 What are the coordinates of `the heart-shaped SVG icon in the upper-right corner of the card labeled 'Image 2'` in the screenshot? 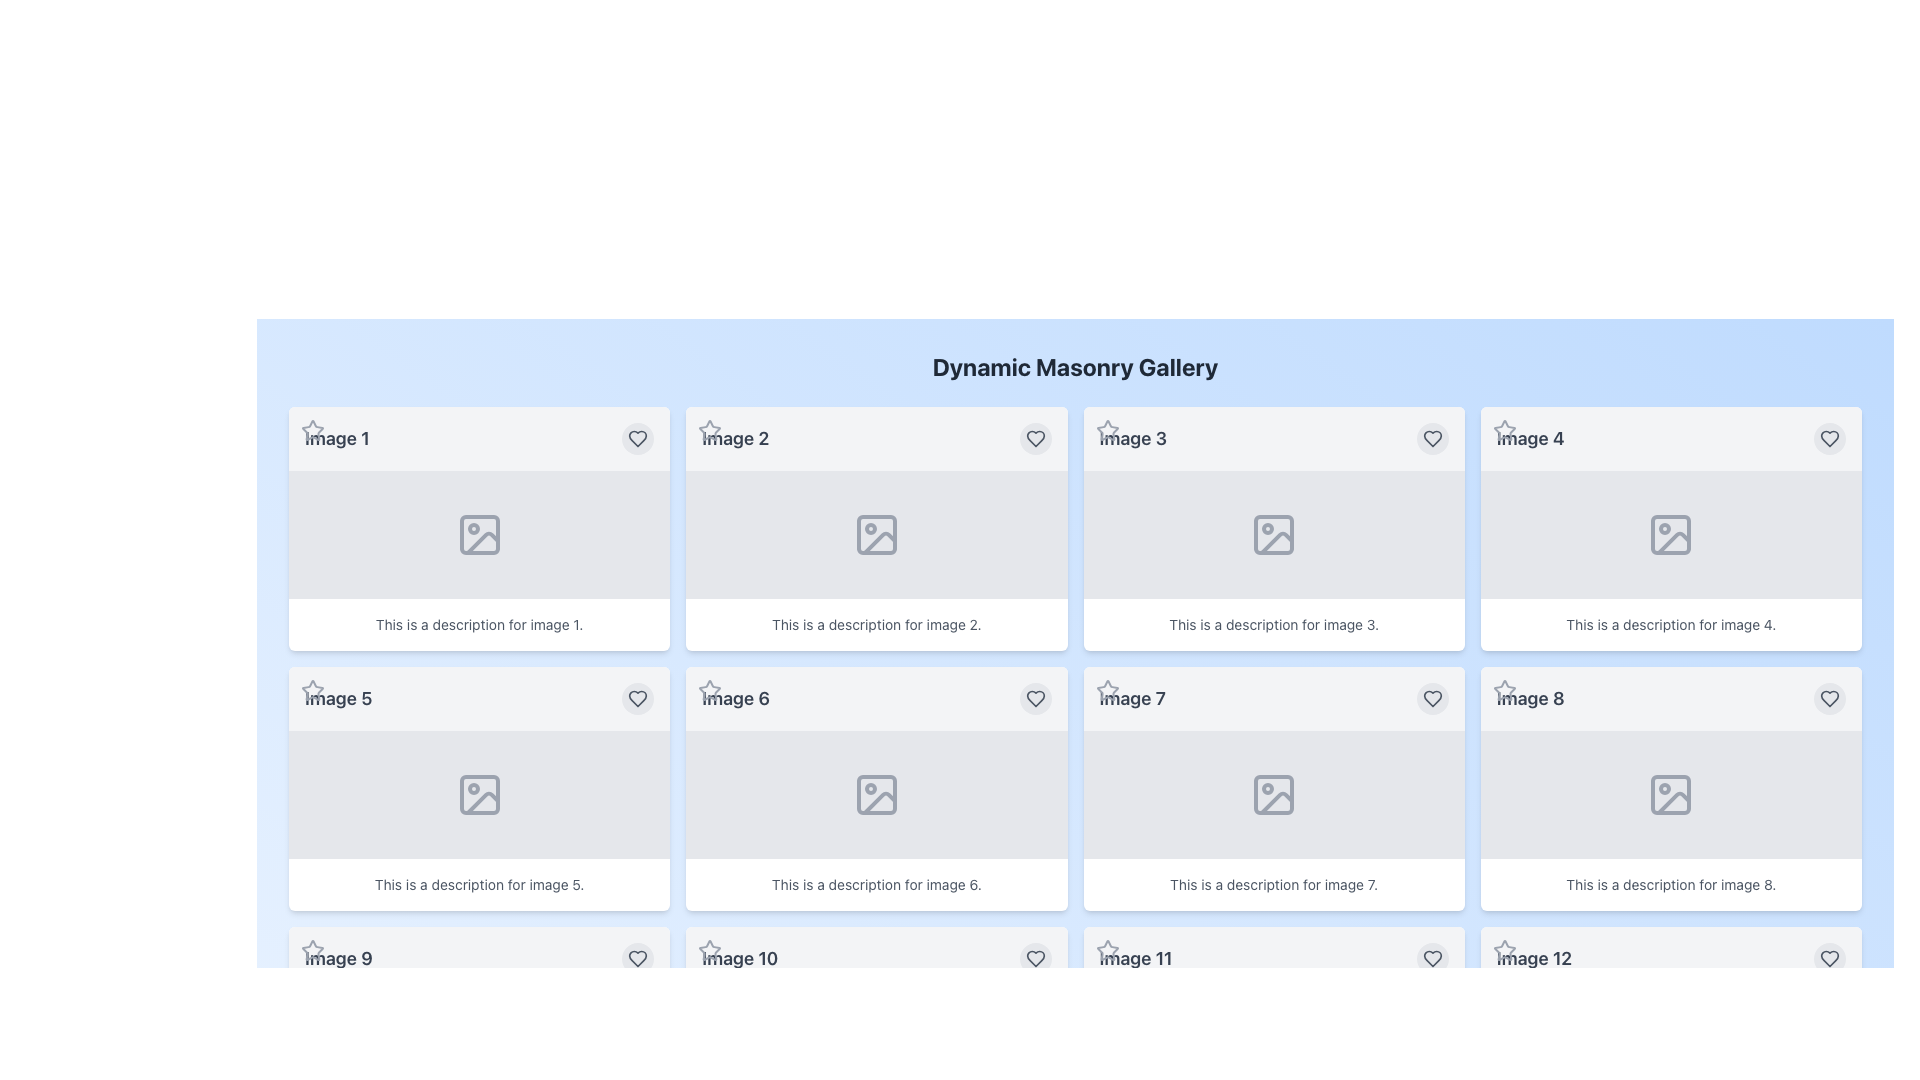 It's located at (1035, 438).